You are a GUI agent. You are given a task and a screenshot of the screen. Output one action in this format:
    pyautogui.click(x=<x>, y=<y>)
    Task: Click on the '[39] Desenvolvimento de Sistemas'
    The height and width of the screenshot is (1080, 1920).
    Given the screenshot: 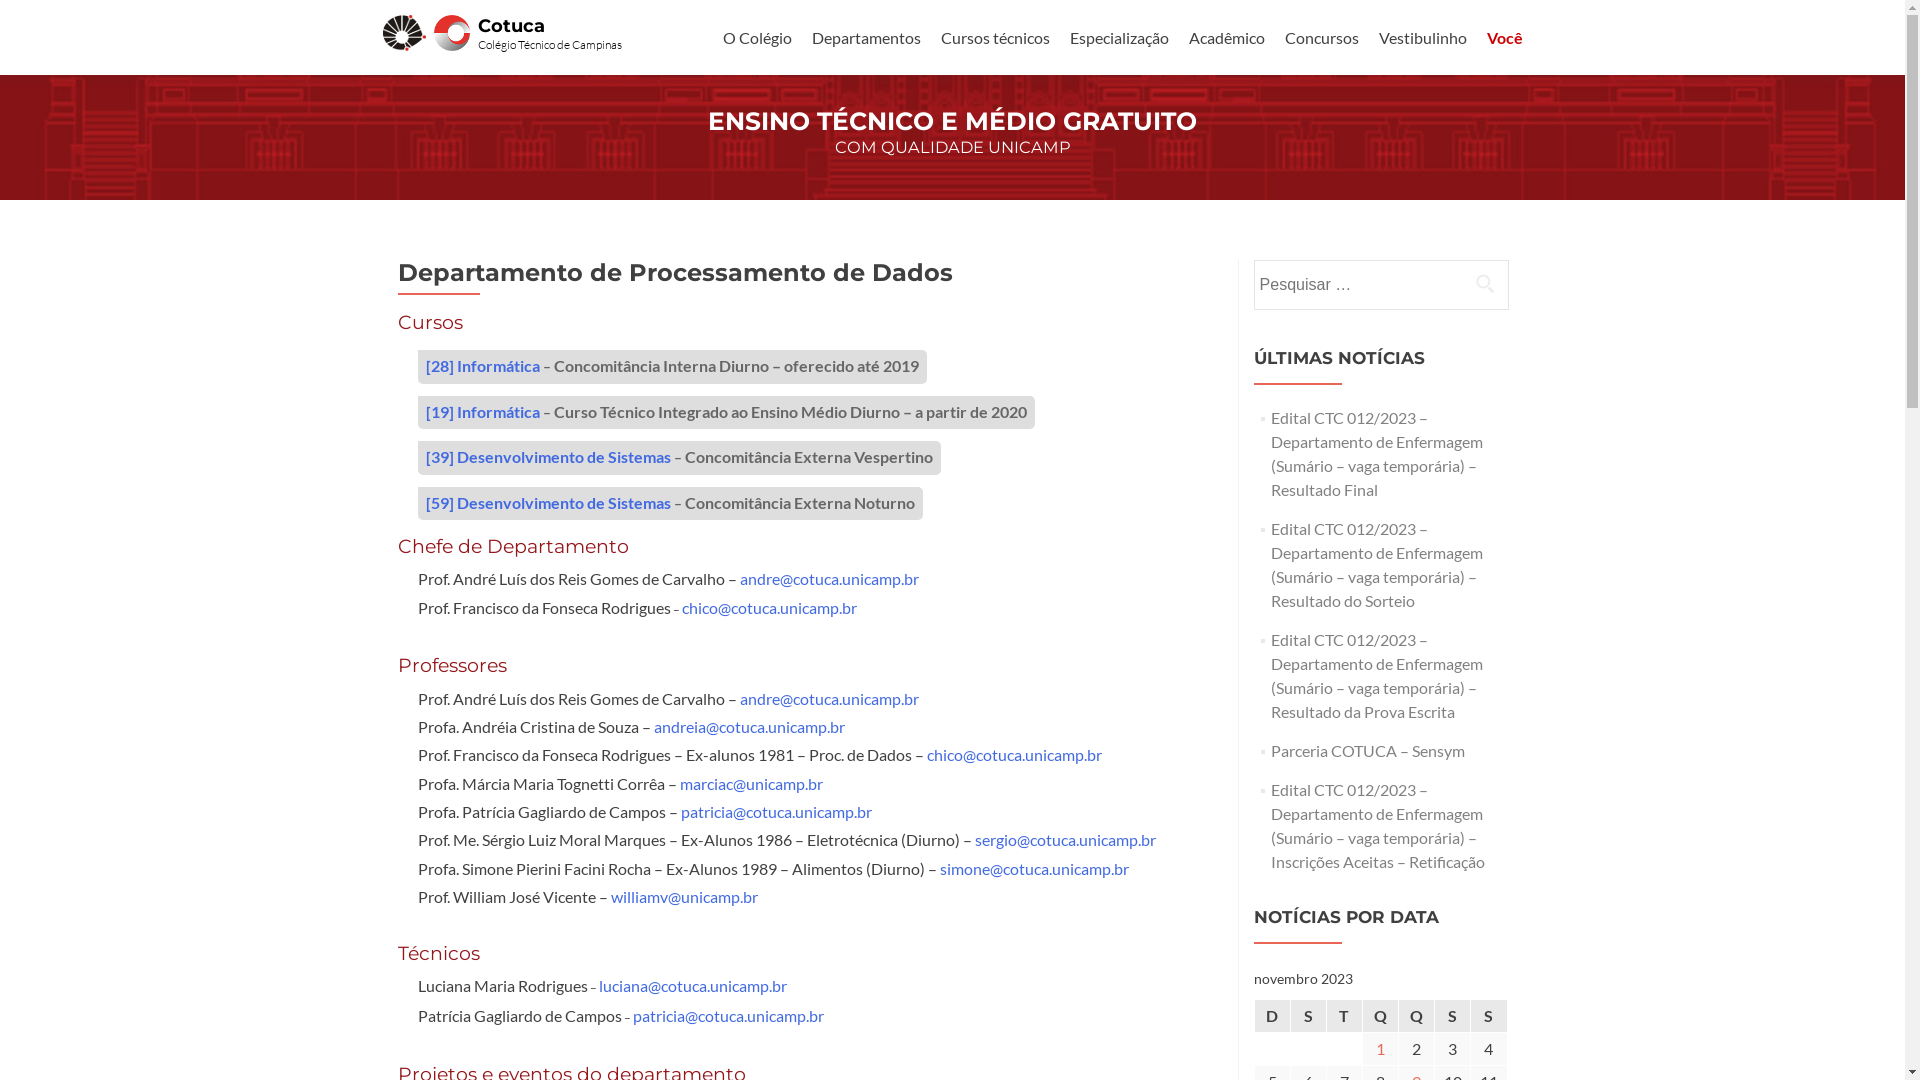 What is the action you would take?
    pyautogui.click(x=548, y=456)
    